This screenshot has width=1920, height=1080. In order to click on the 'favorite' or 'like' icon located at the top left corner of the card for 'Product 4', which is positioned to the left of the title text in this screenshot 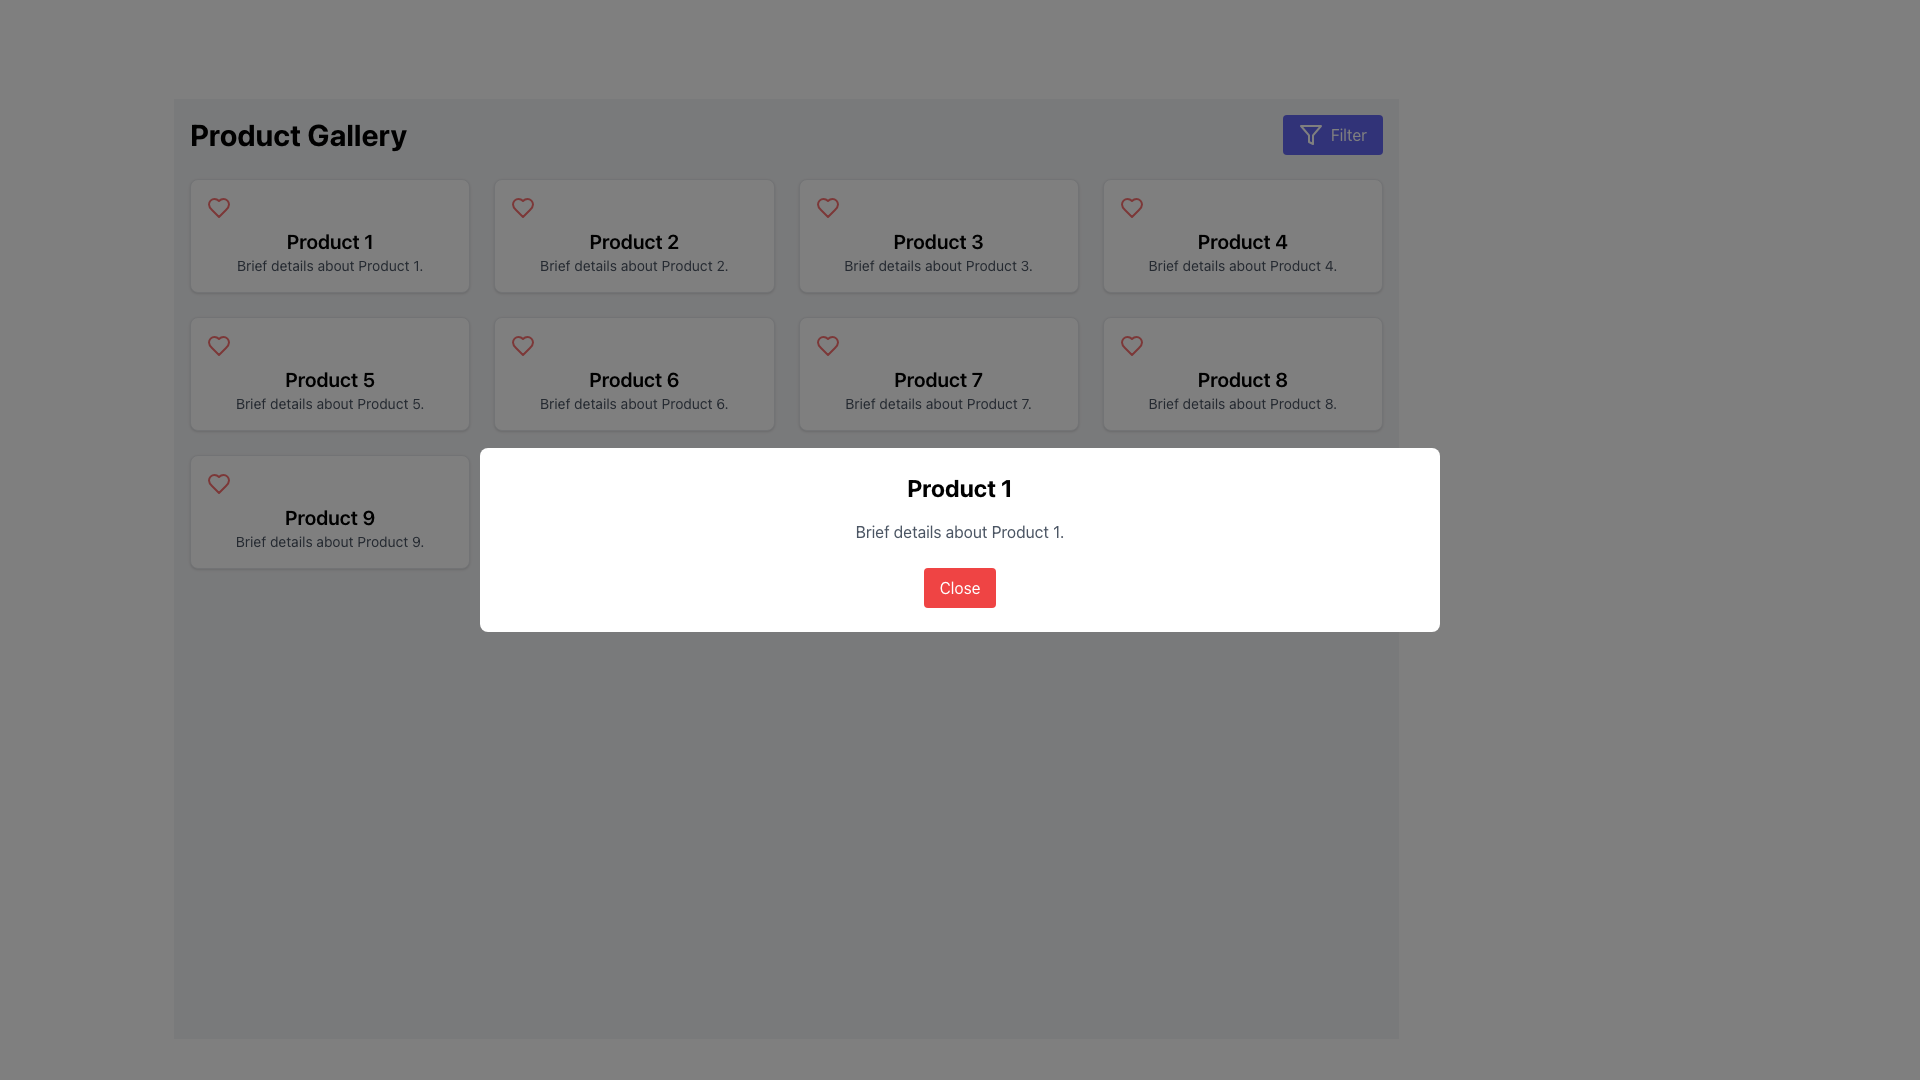, I will do `click(1131, 208)`.